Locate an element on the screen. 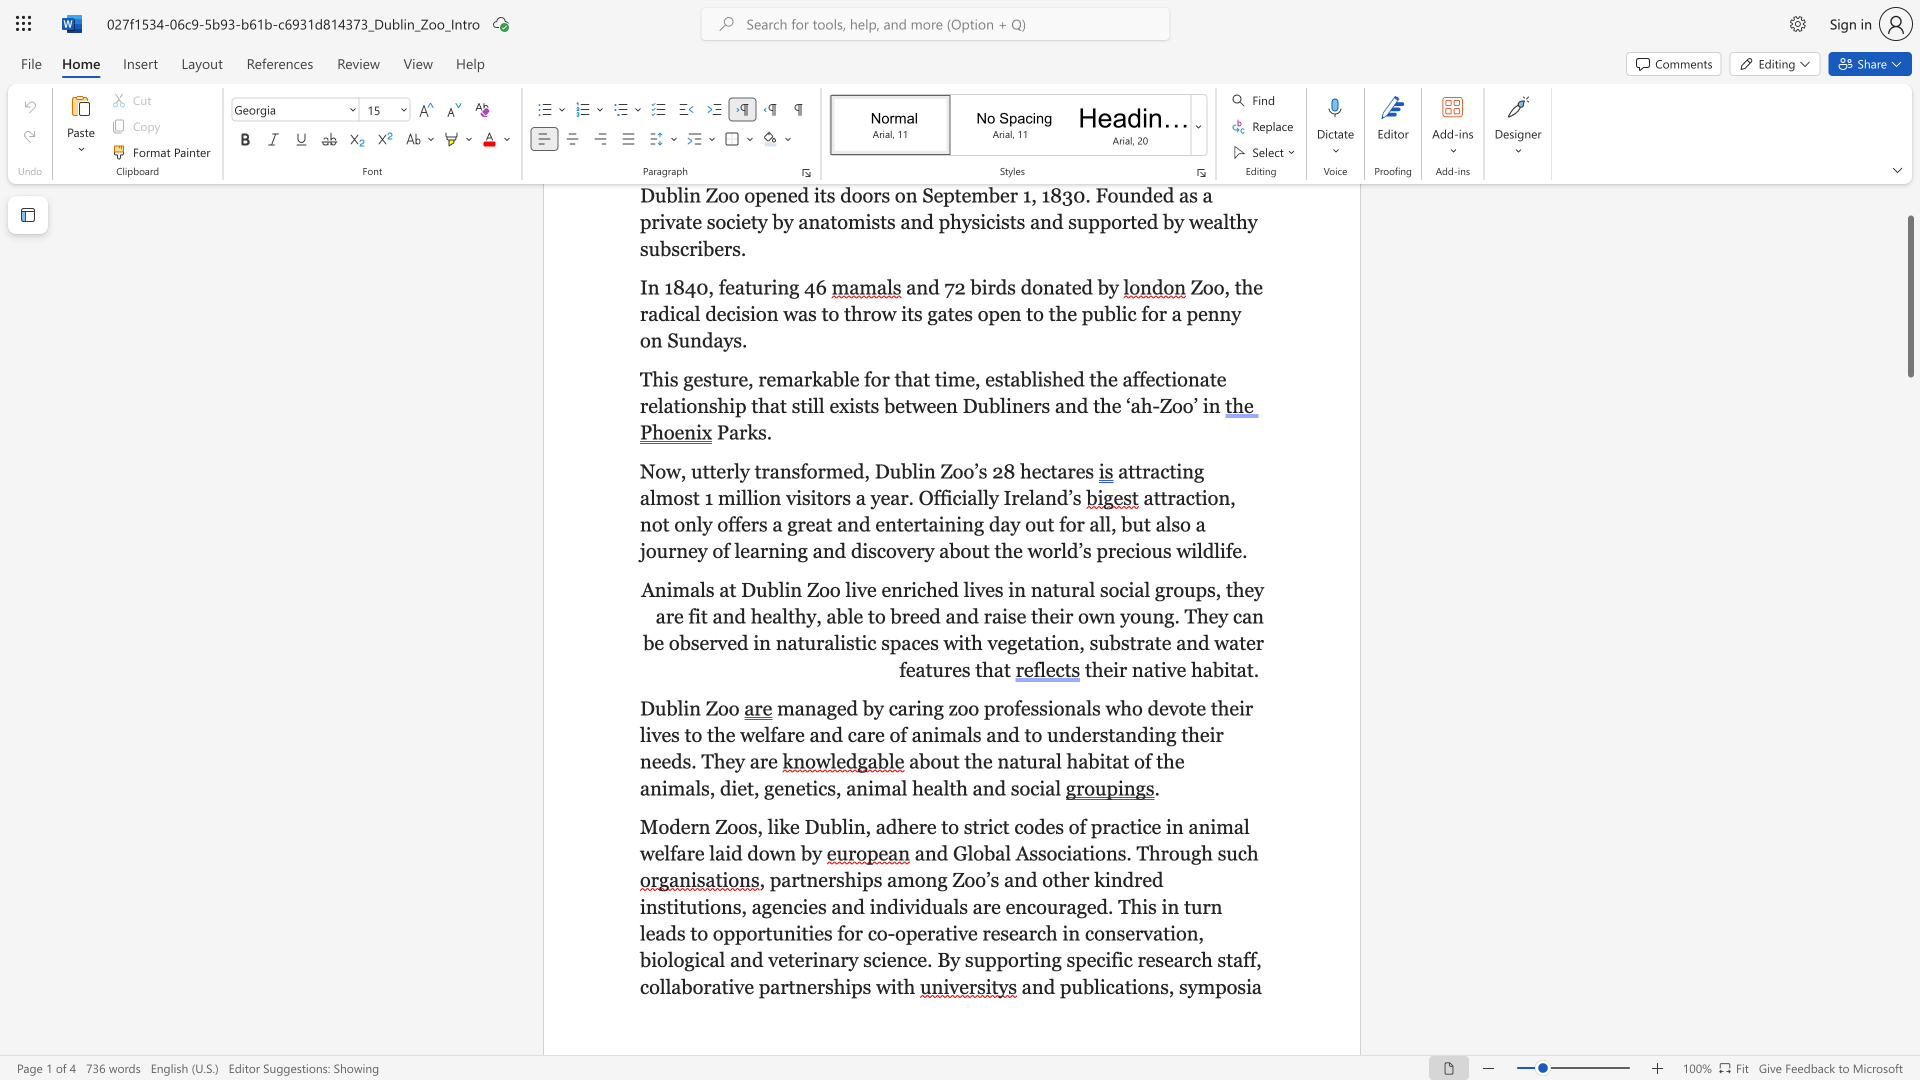 This screenshot has width=1920, height=1080. the subset text "r. Officia" within the text "attracting almost 1 million visitors a year. Officially Ireland’s" is located at coordinates (899, 496).